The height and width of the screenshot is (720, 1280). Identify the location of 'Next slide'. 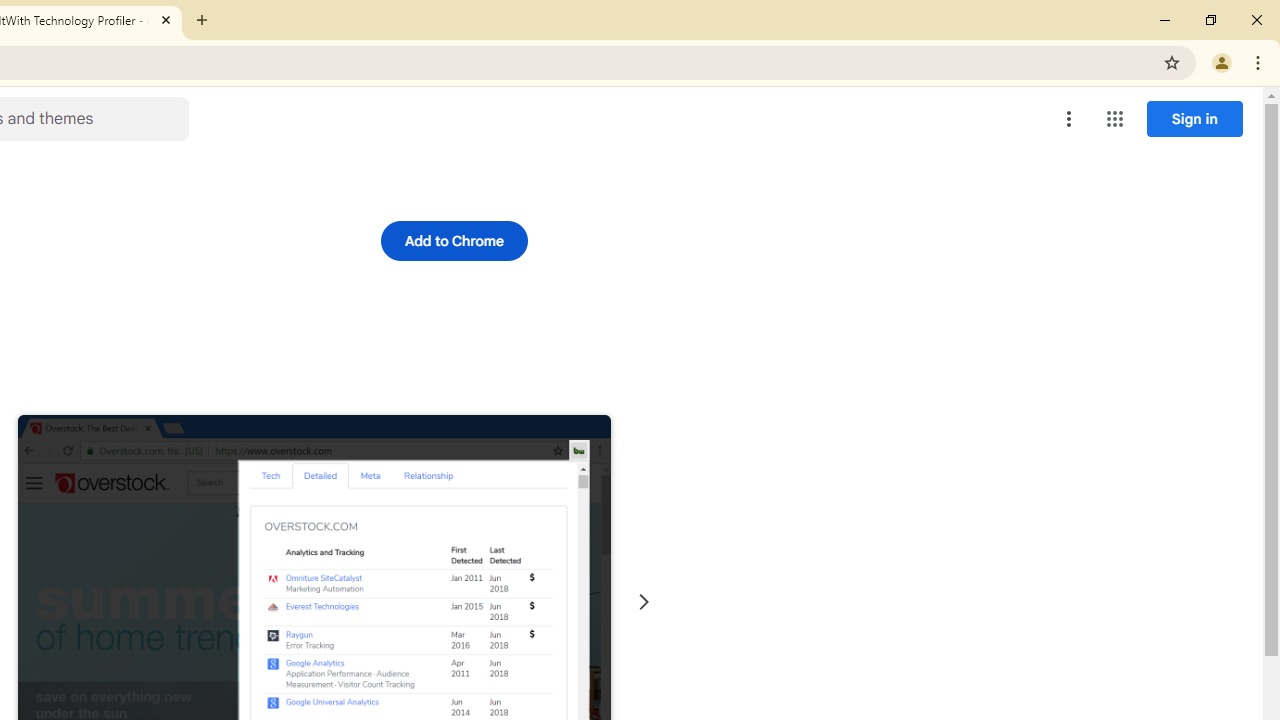
(643, 601).